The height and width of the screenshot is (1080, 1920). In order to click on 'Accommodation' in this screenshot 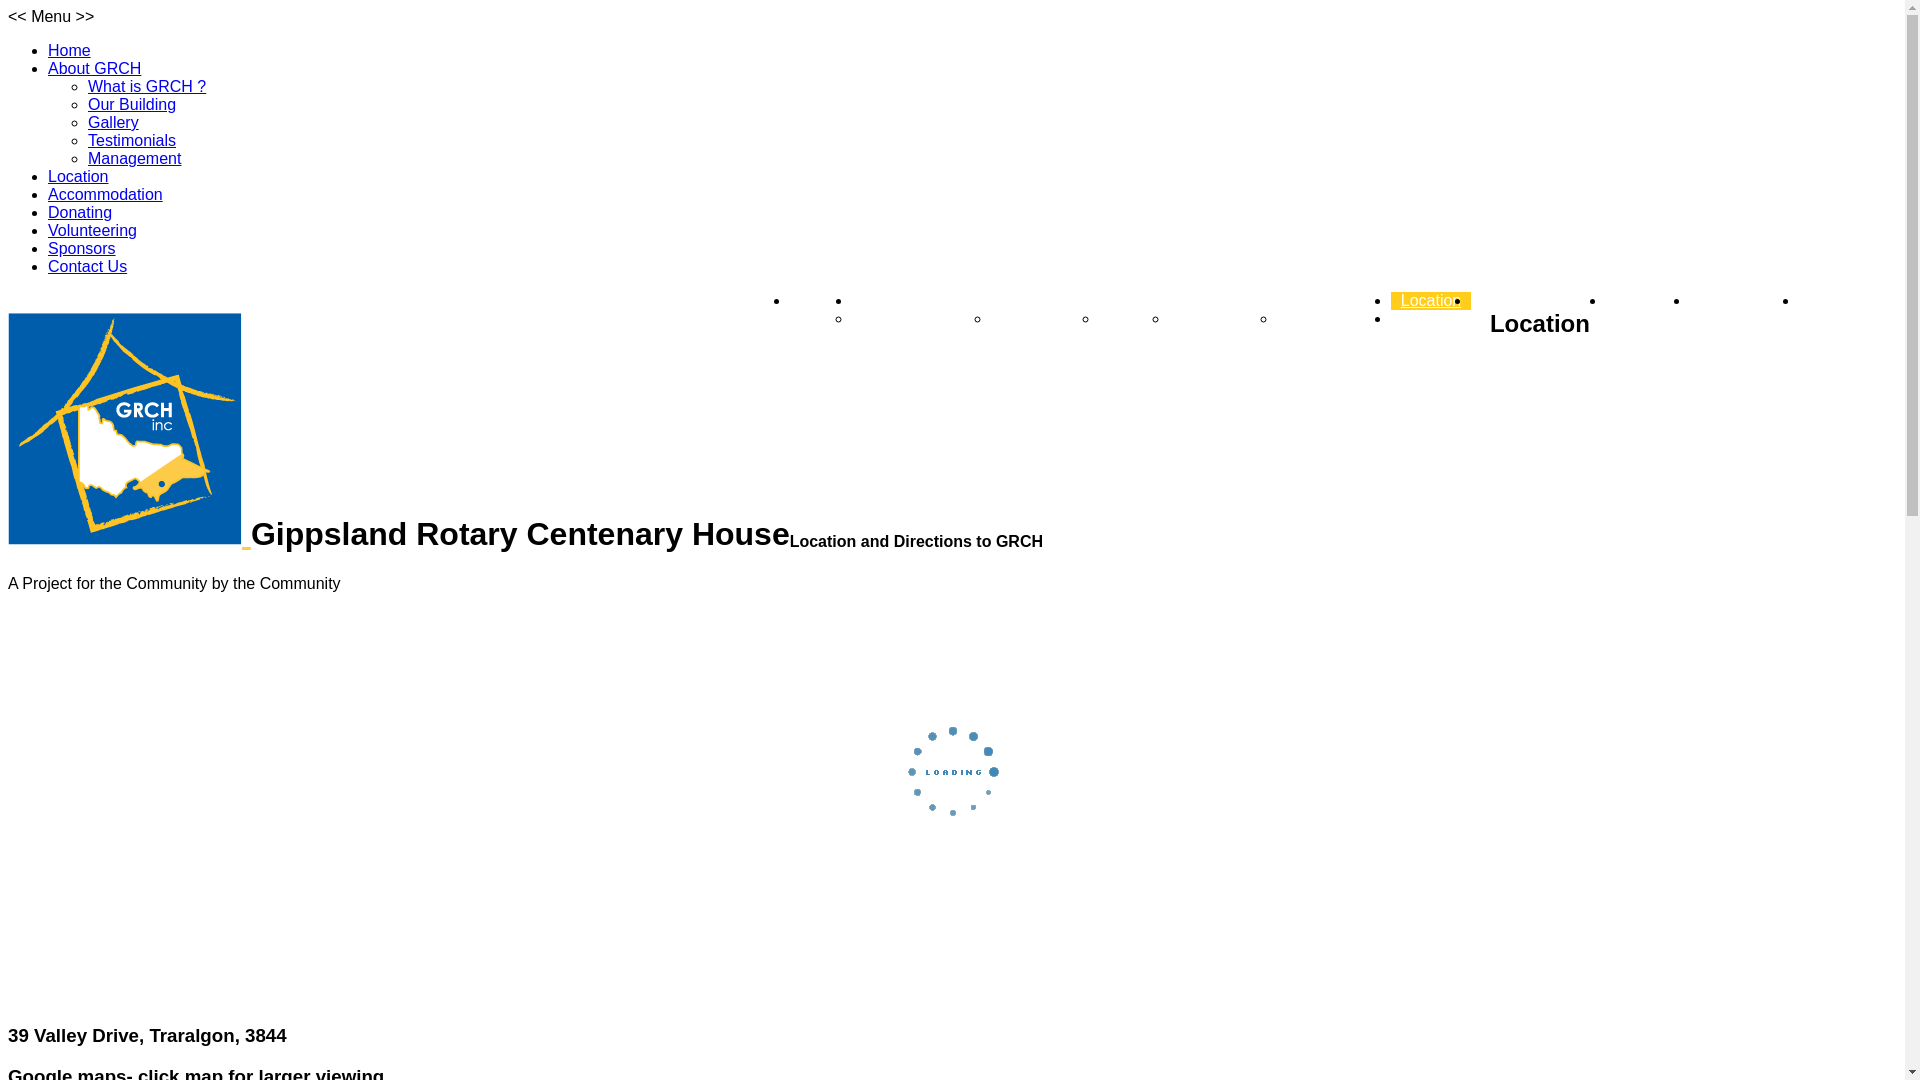, I will do `click(104, 194)`.